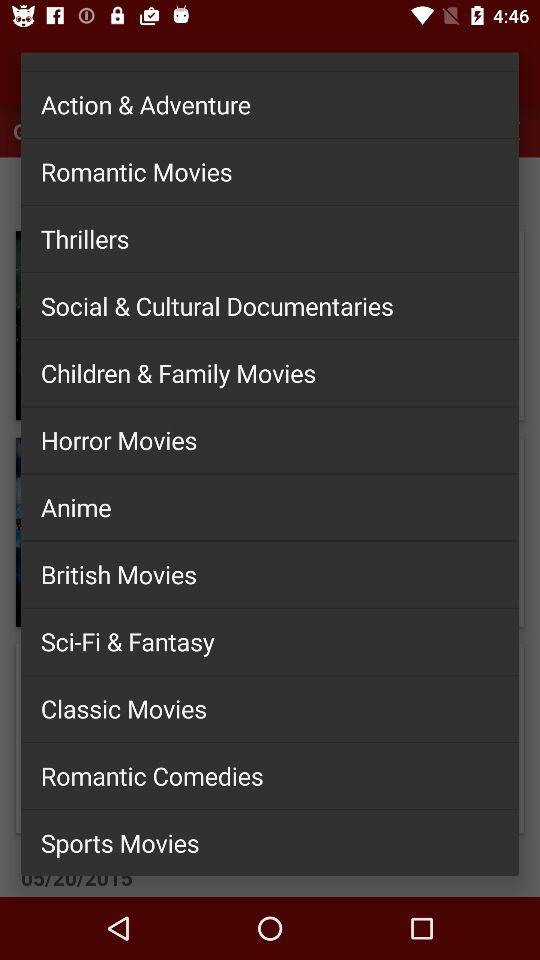 The image size is (540, 960). Describe the element at coordinates (270, 708) in the screenshot. I see `classic movies` at that location.